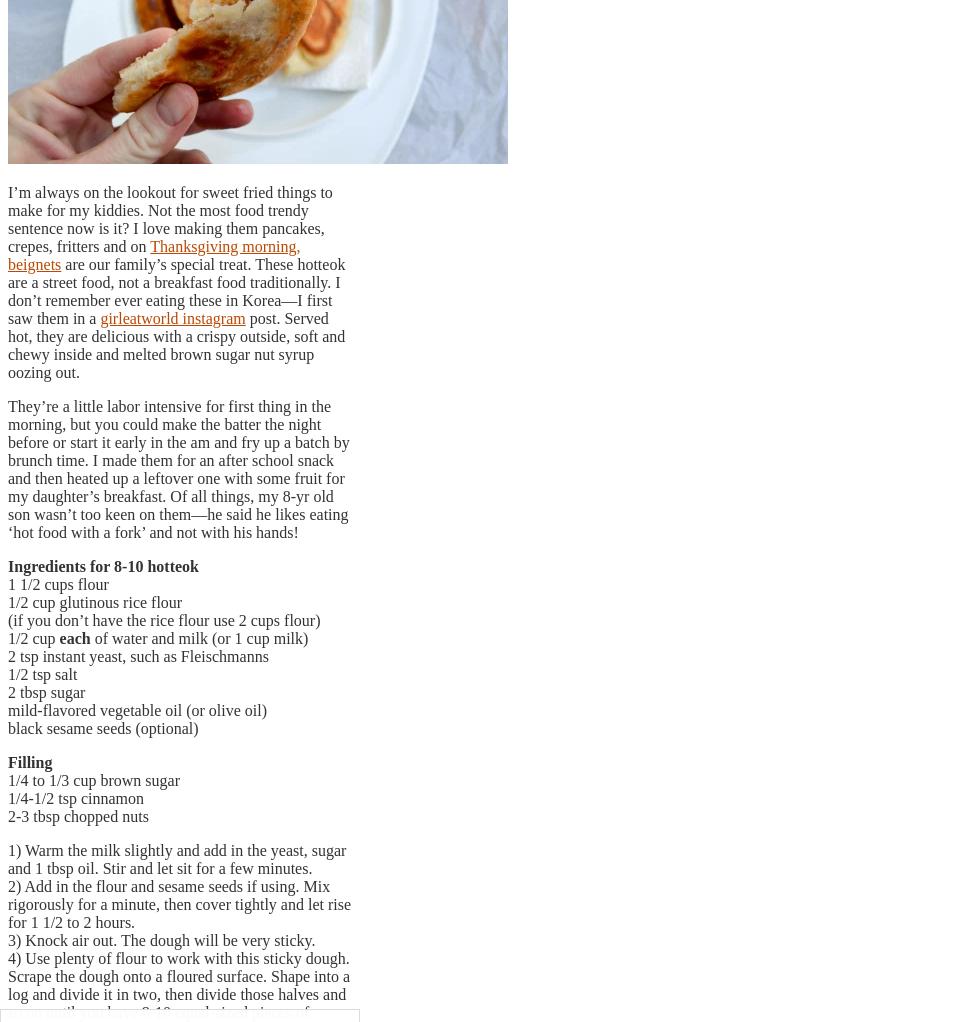 Image resolution: width=968 pixels, height=1022 pixels. What do you see at coordinates (177, 858) in the screenshot?
I see `'1) Warm the milk slightly and add in the yeast, sugar and 1 tbsp oil. Stir and let sit for a few minutes.'` at bounding box center [177, 858].